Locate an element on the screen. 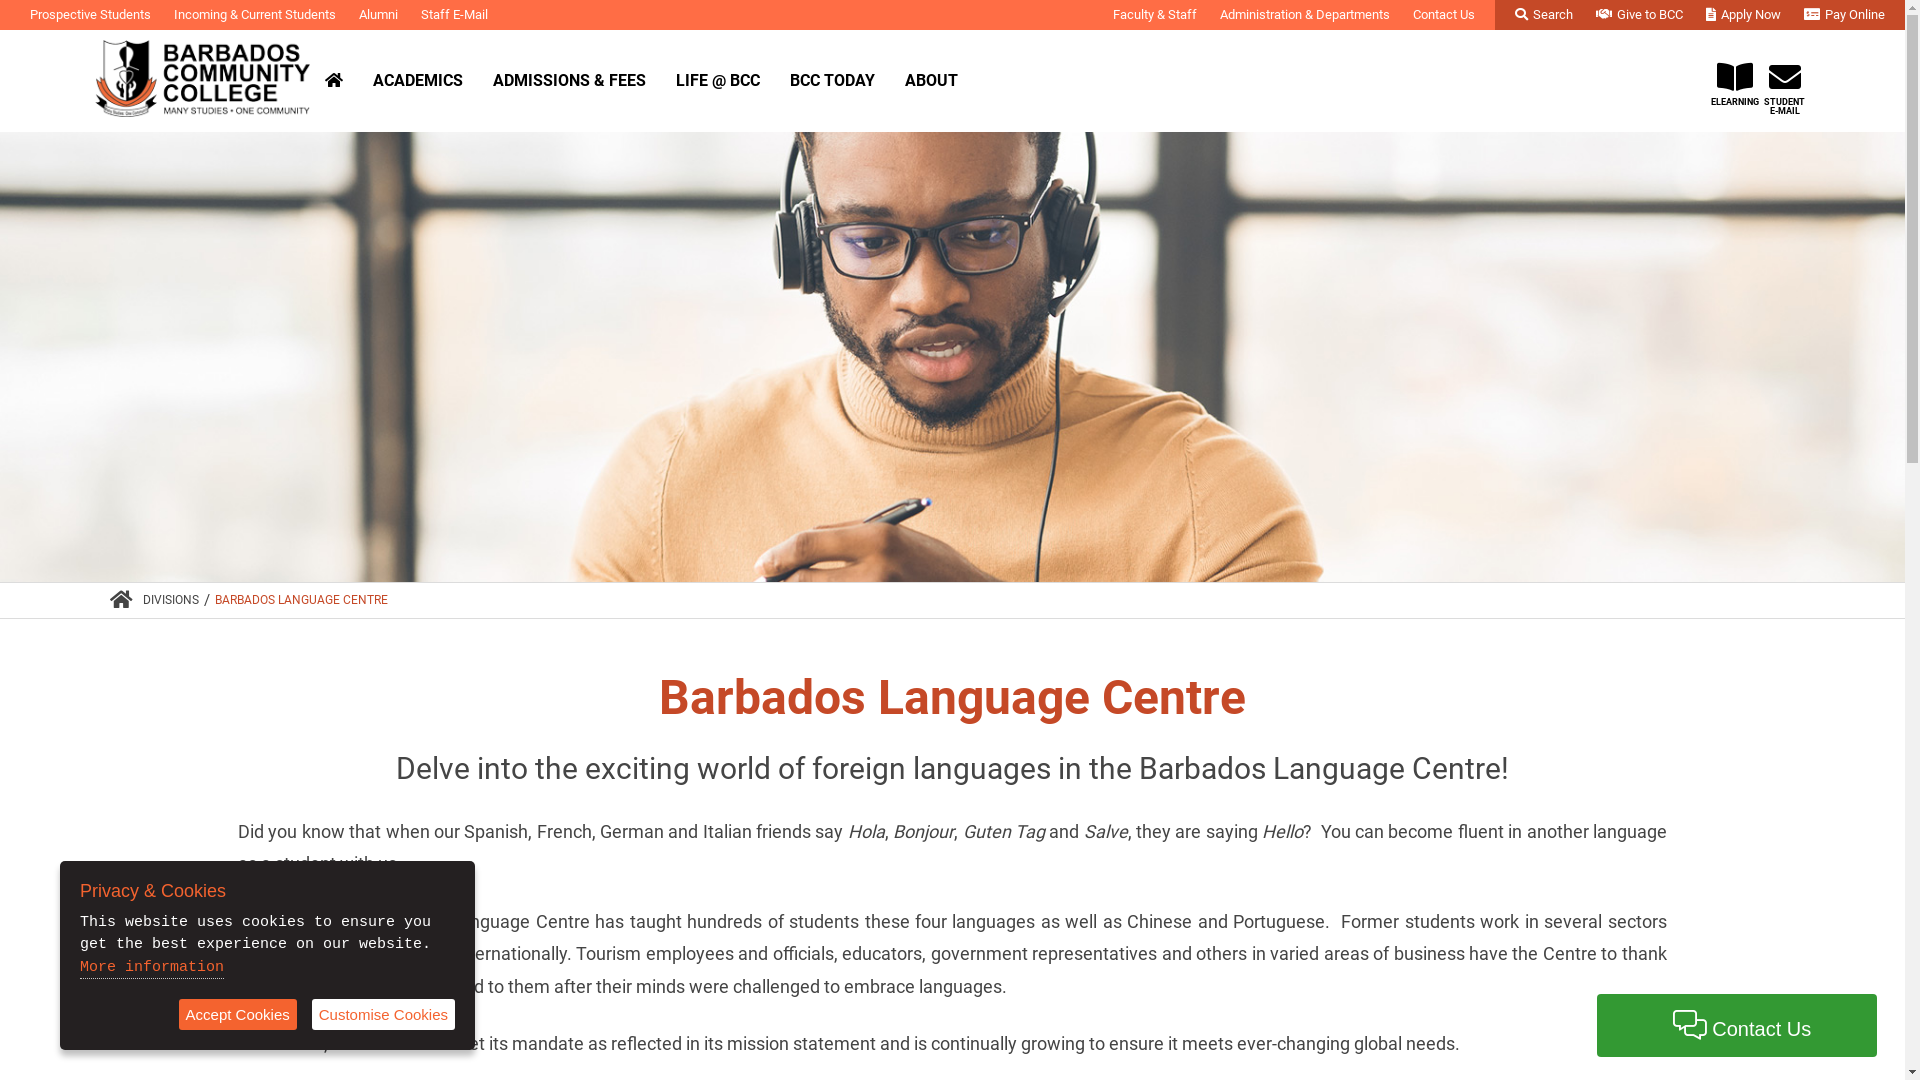  'ABOUT' is located at coordinates (888, 80).